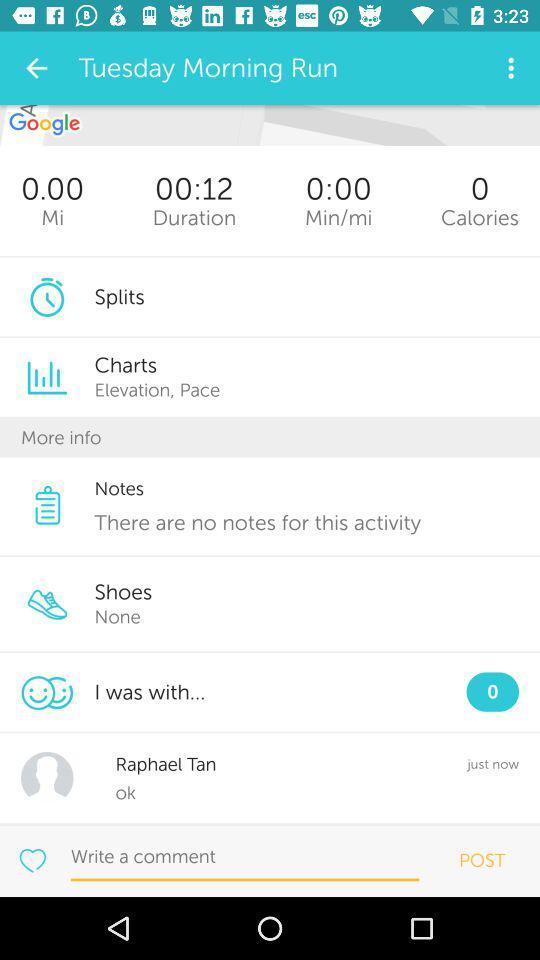 The width and height of the screenshot is (540, 960). Describe the element at coordinates (337, 217) in the screenshot. I see `item next to the 0` at that location.